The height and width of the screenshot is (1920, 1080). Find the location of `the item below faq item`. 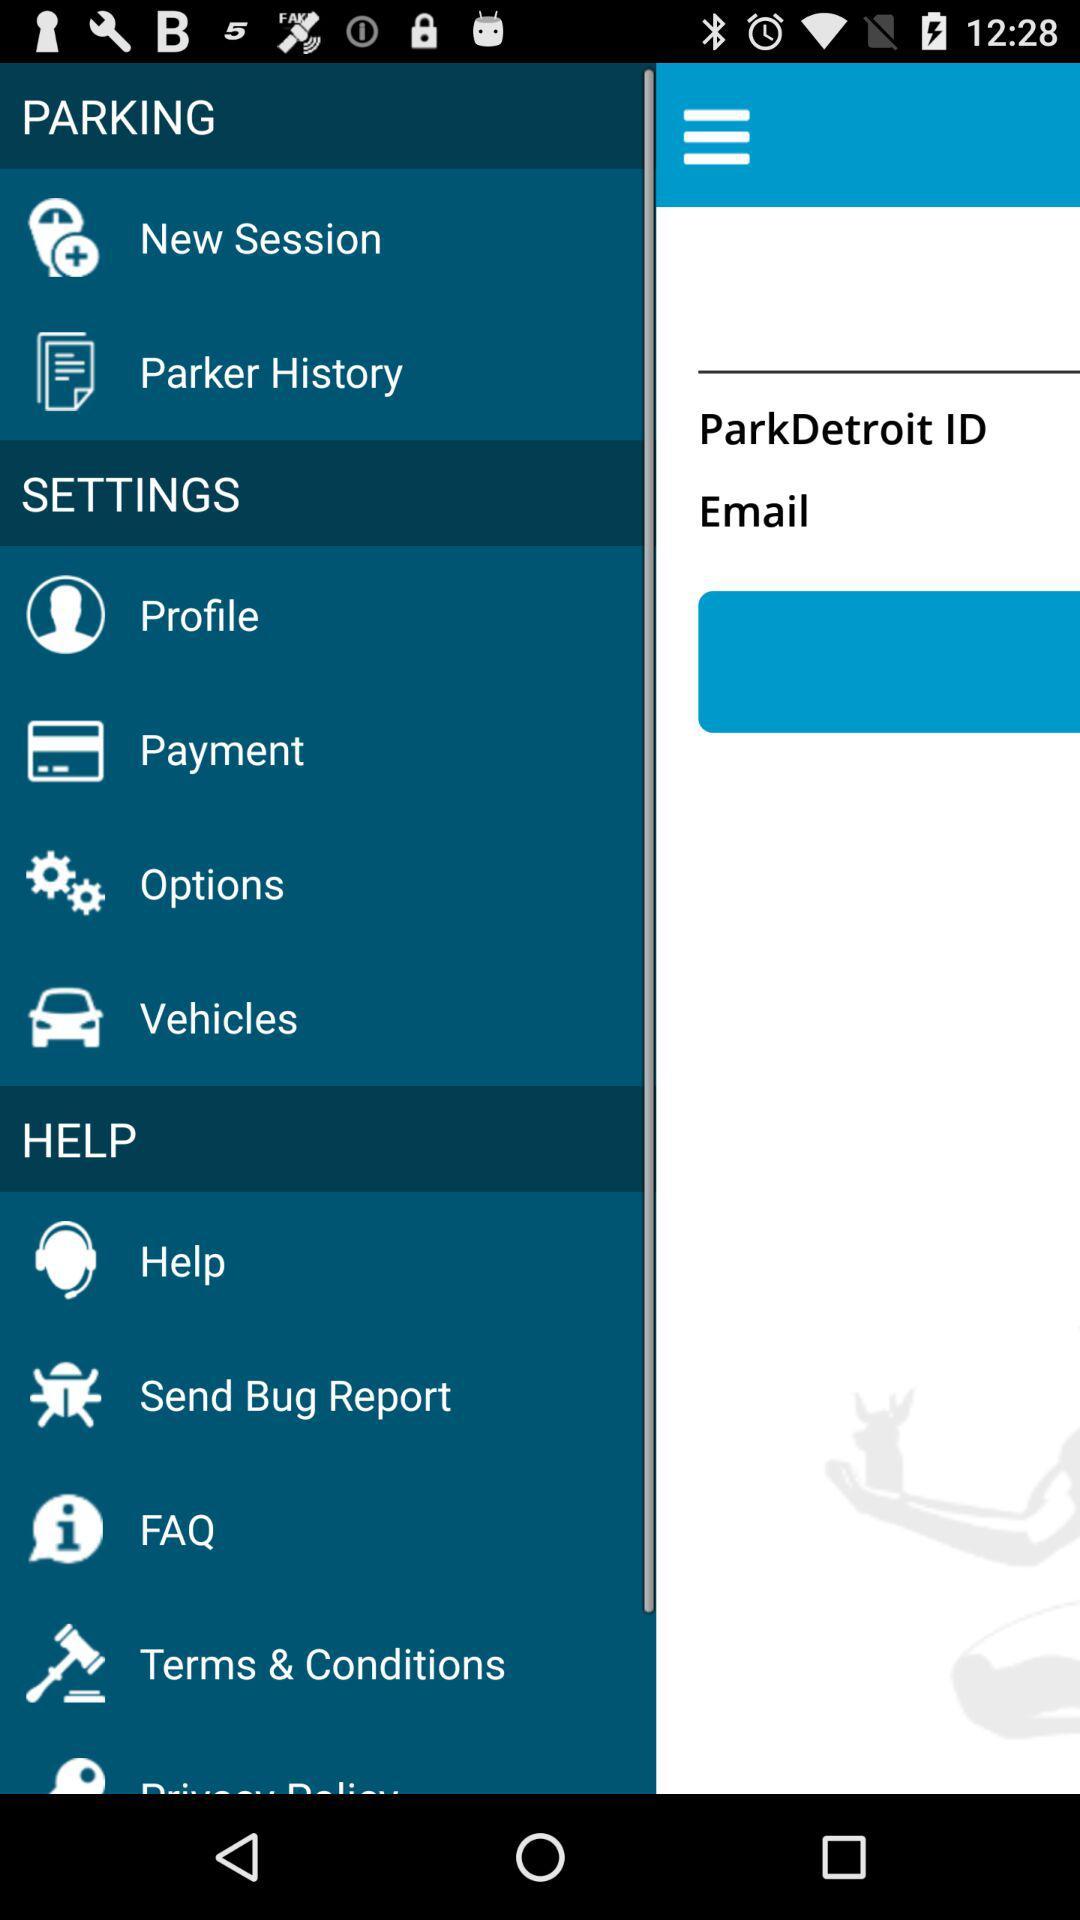

the item below faq item is located at coordinates (321, 1662).